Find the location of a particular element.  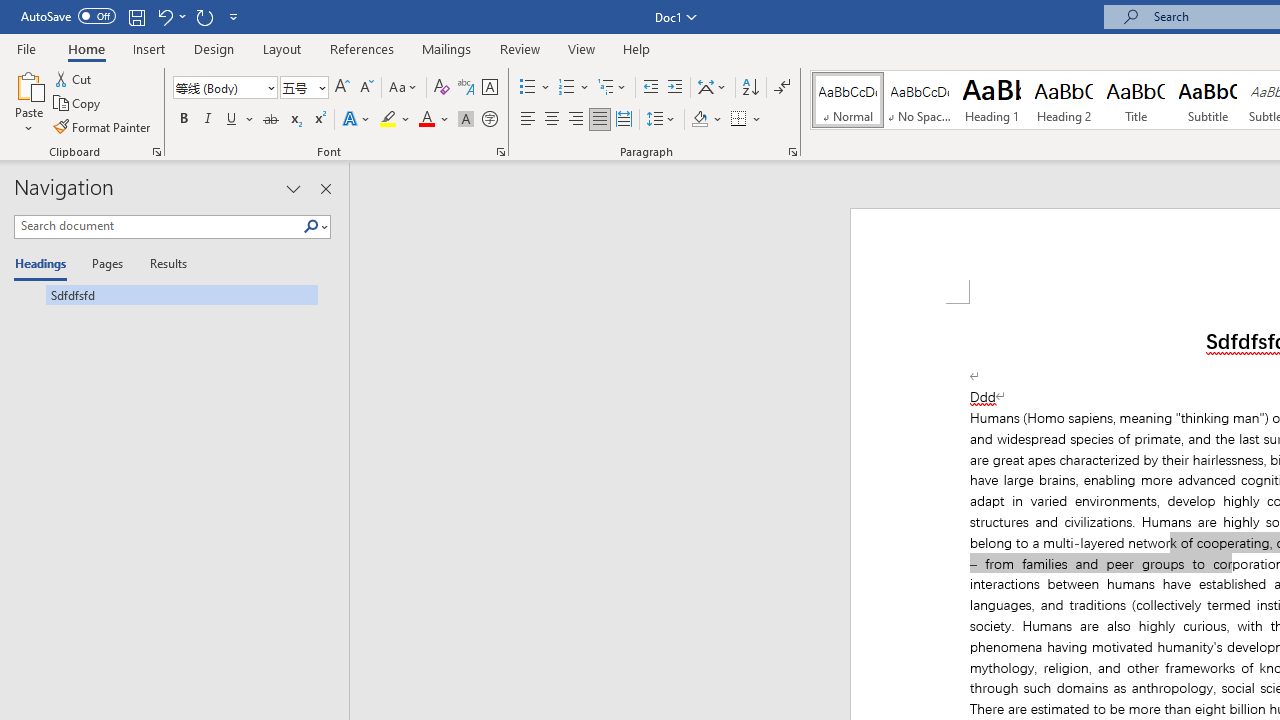

'Cut' is located at coordinates (74, 78).